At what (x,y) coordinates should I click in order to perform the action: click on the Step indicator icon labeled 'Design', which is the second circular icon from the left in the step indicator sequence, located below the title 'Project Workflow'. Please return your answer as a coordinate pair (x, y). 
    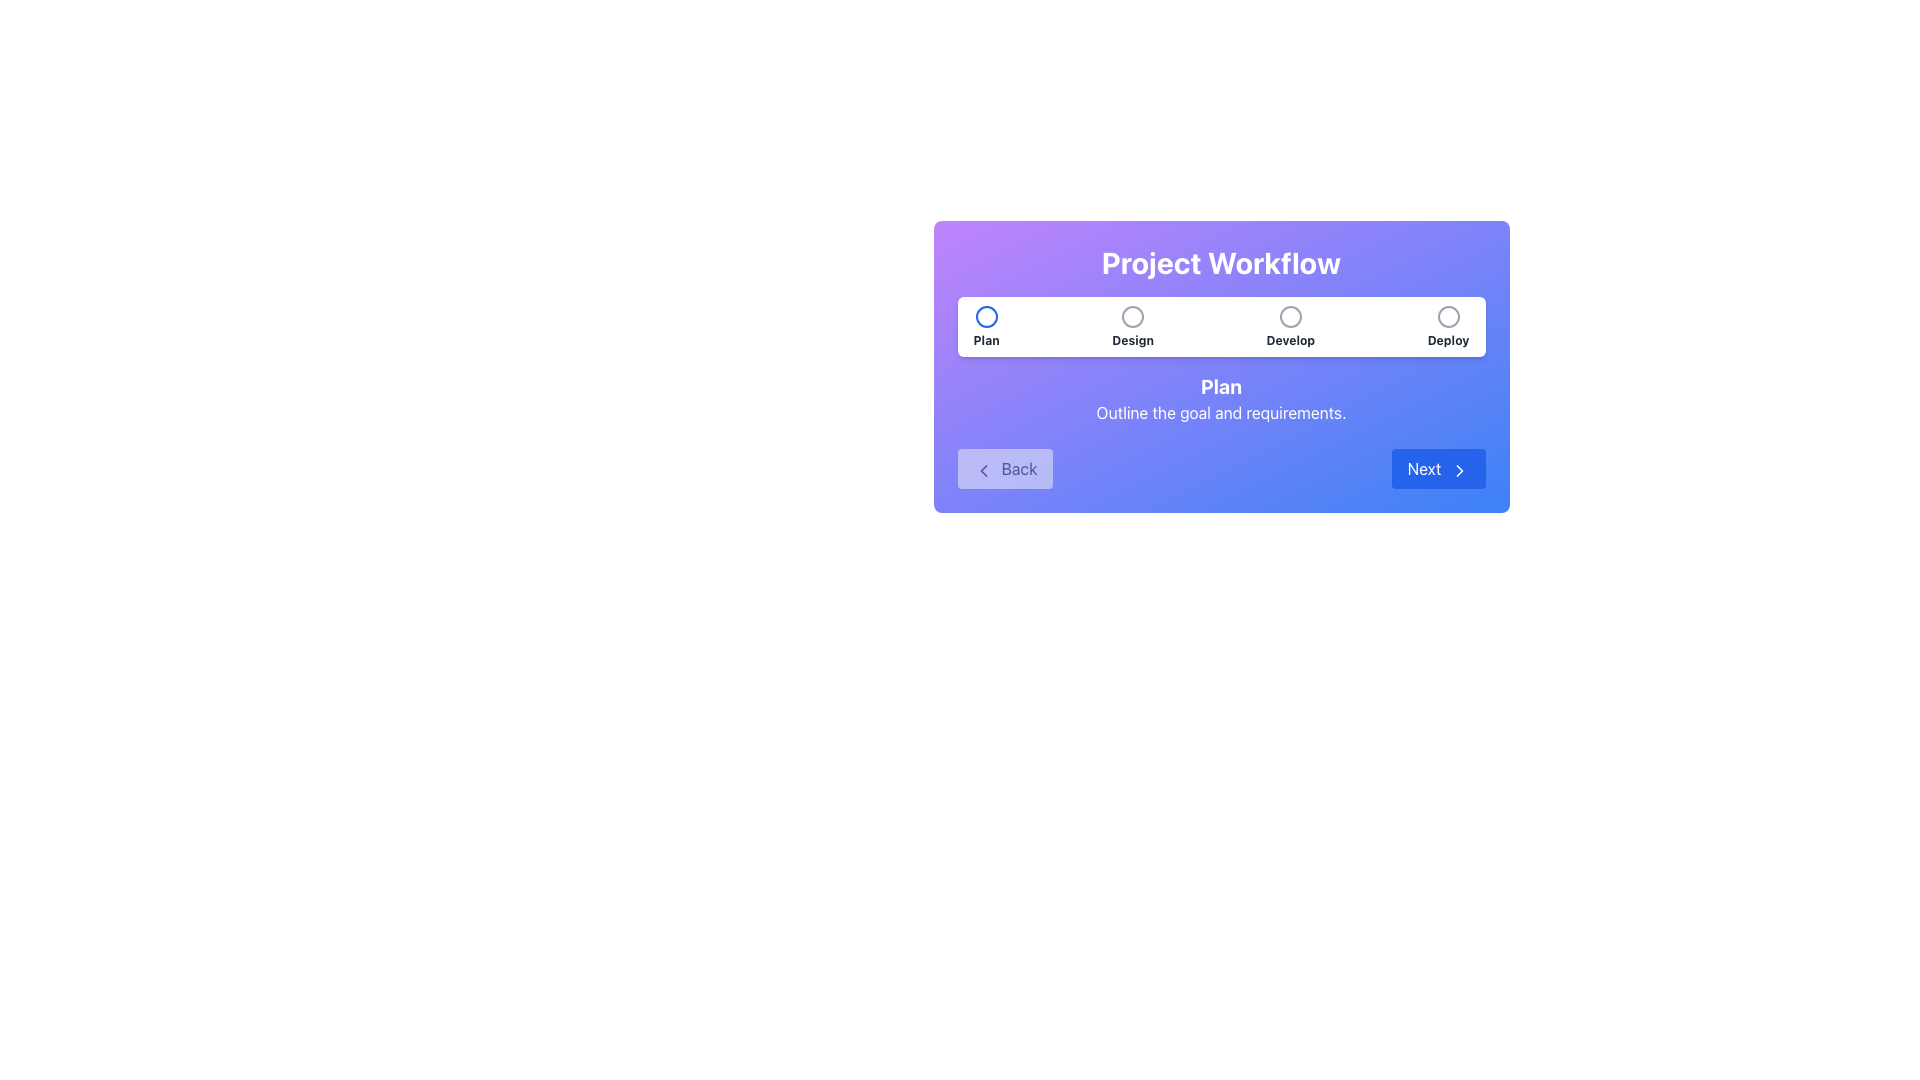
    Looking at the image, I should click on (1132, 315).